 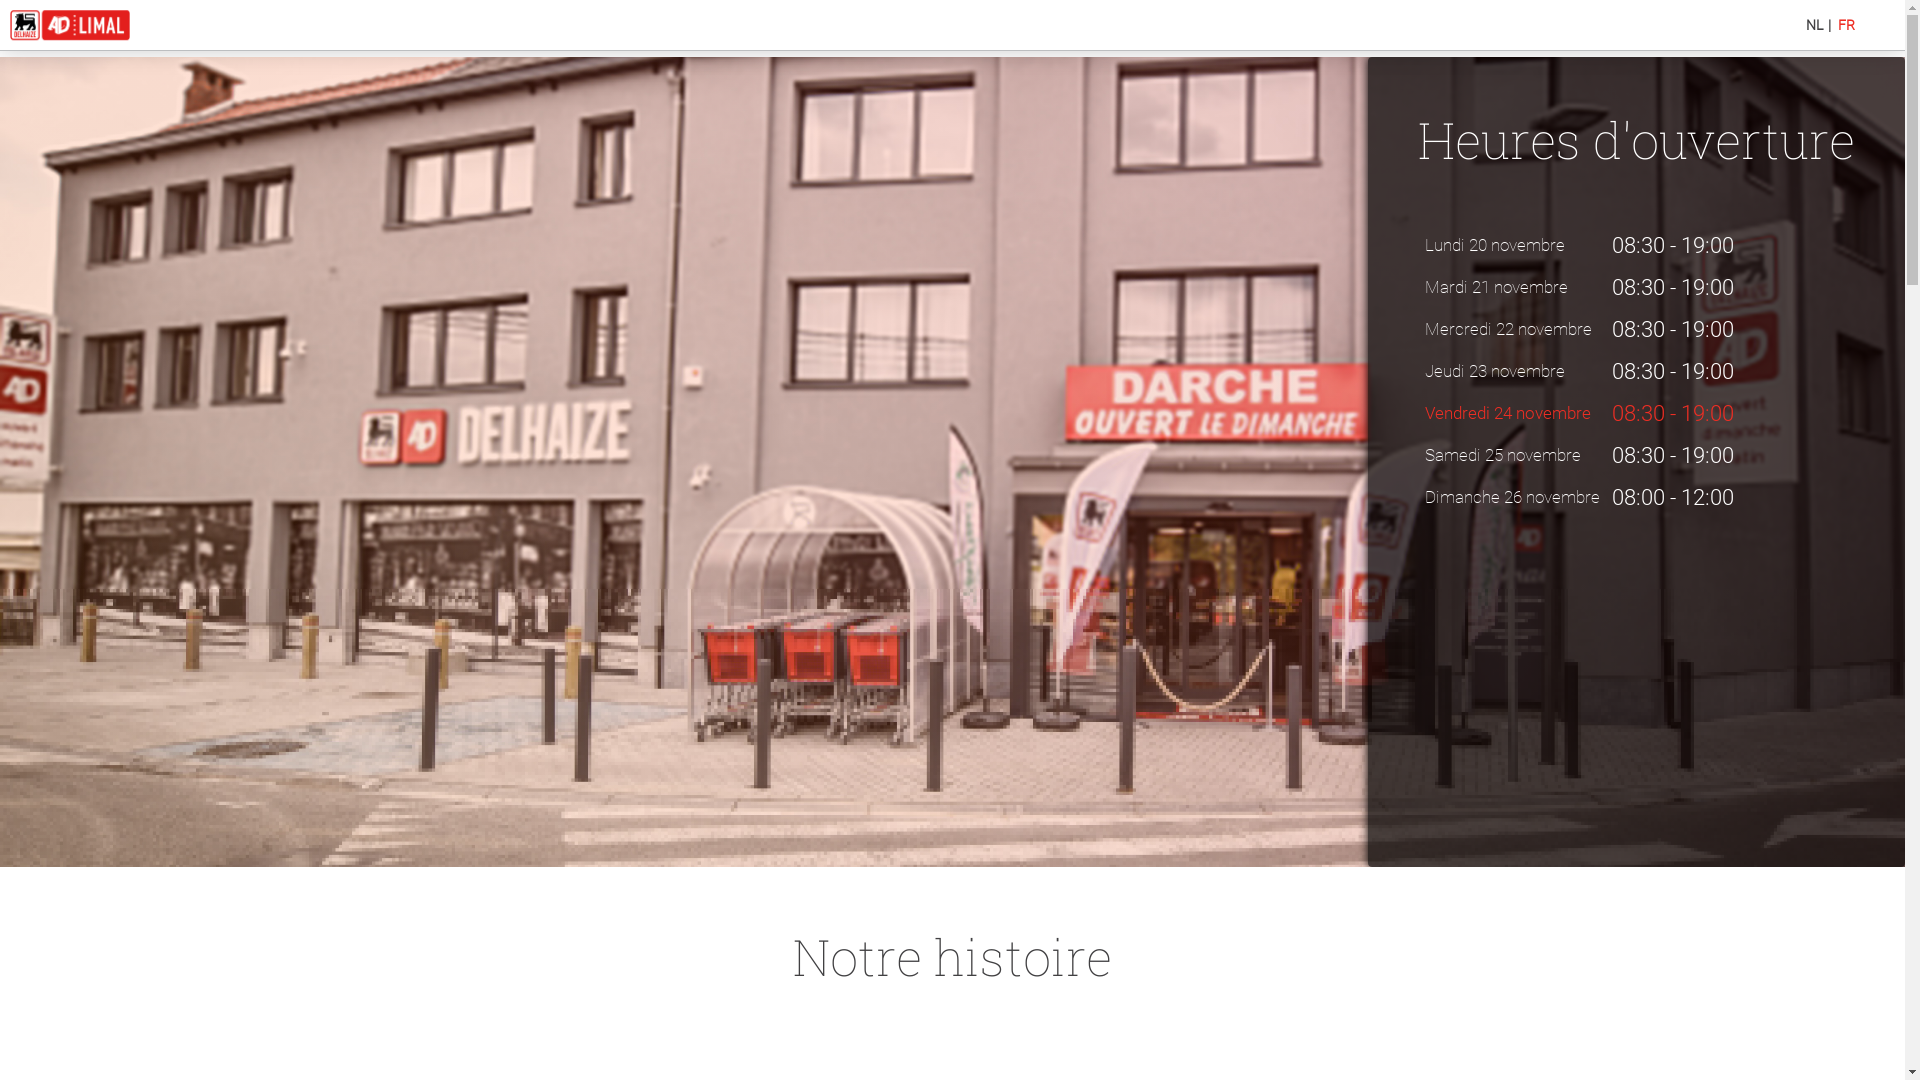 I want to click on 'NL', so click(x=1814, y=24).